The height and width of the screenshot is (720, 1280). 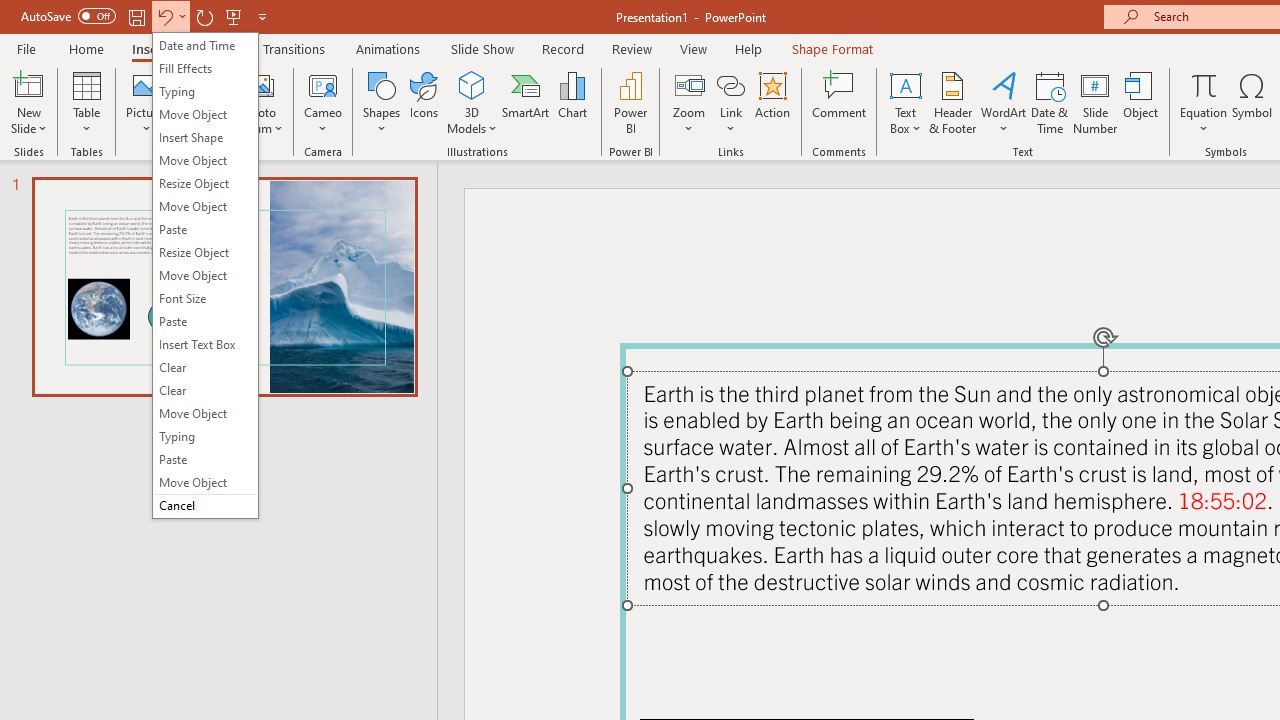 What do you see at coordinates (1202, 103) in the screenshot?
I see `'Equation'` at bounding box center [1202, 103].